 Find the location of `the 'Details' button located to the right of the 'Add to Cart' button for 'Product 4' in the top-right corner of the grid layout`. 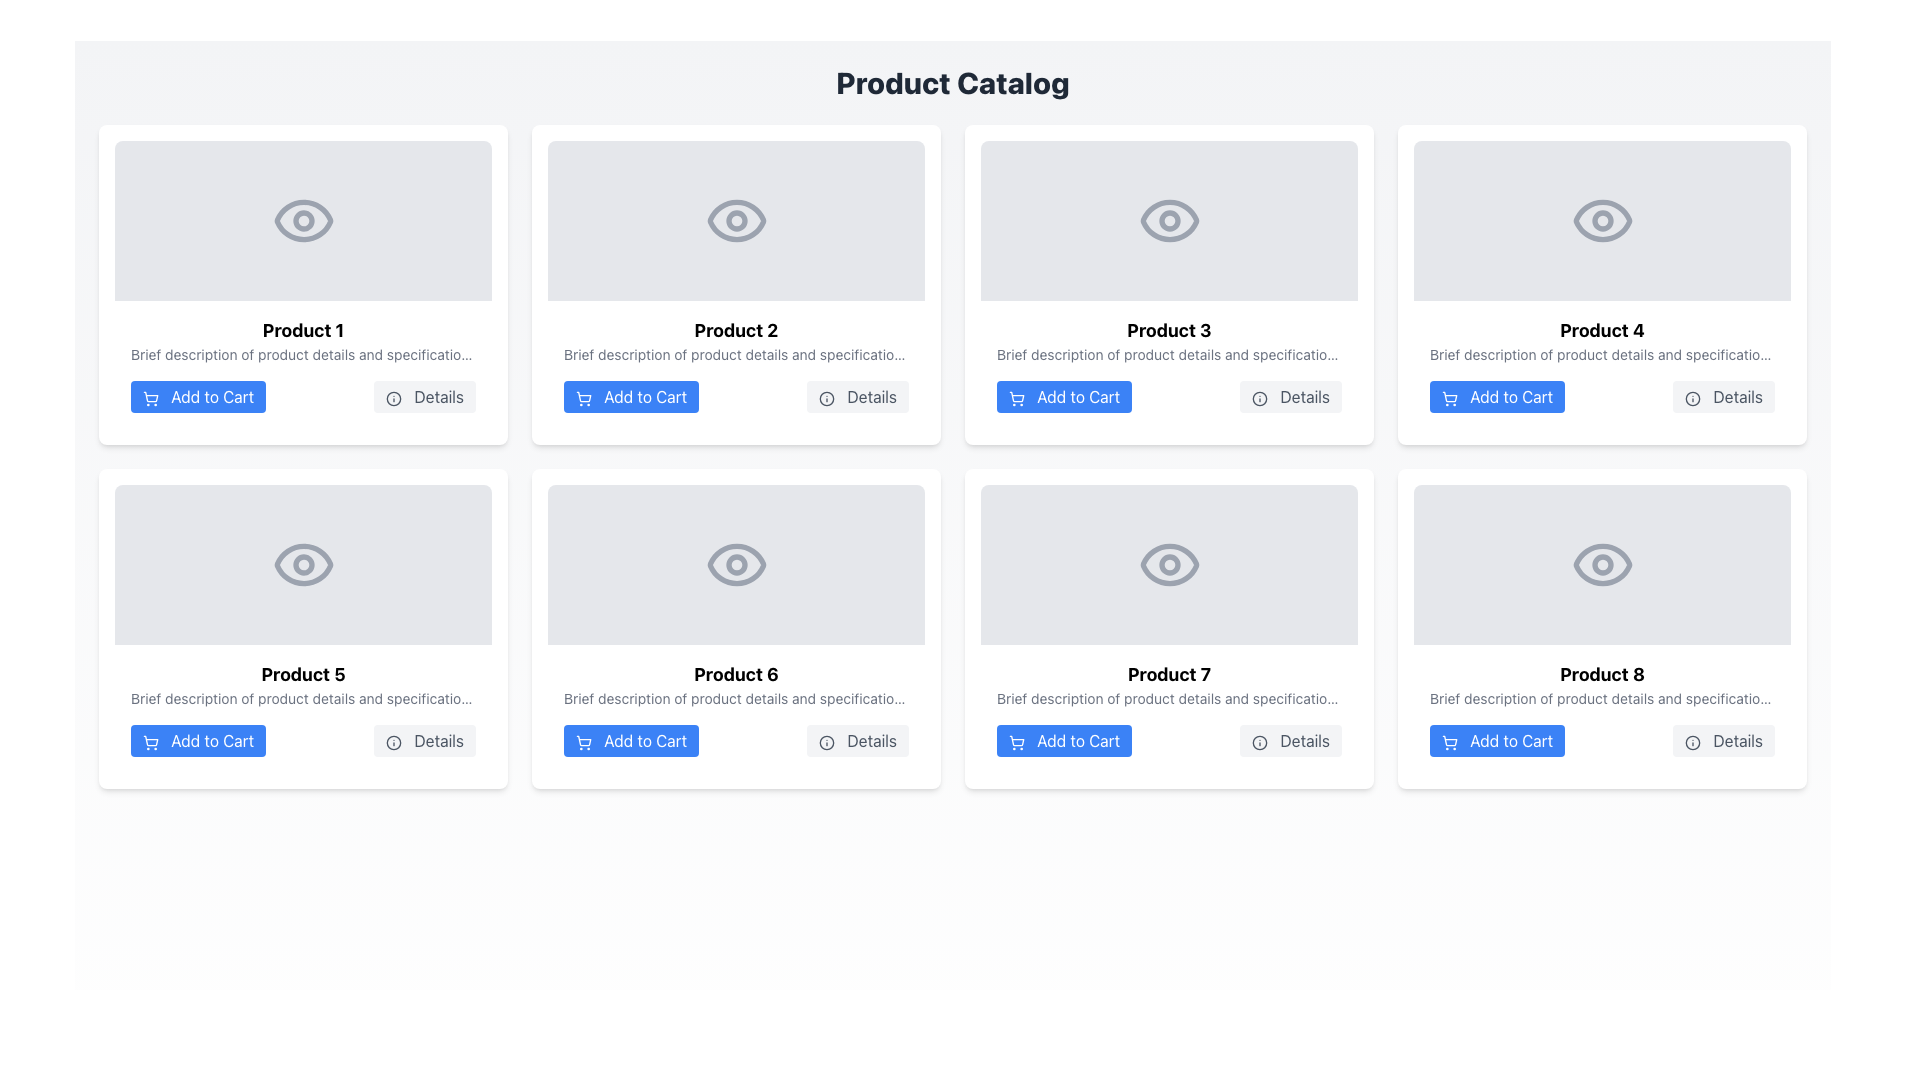

the 'Details' button located to the right of the 'Add to Cart' button for 'Product 4' in the top-right corner of the grid layout is located at coordinates (1723, 397).